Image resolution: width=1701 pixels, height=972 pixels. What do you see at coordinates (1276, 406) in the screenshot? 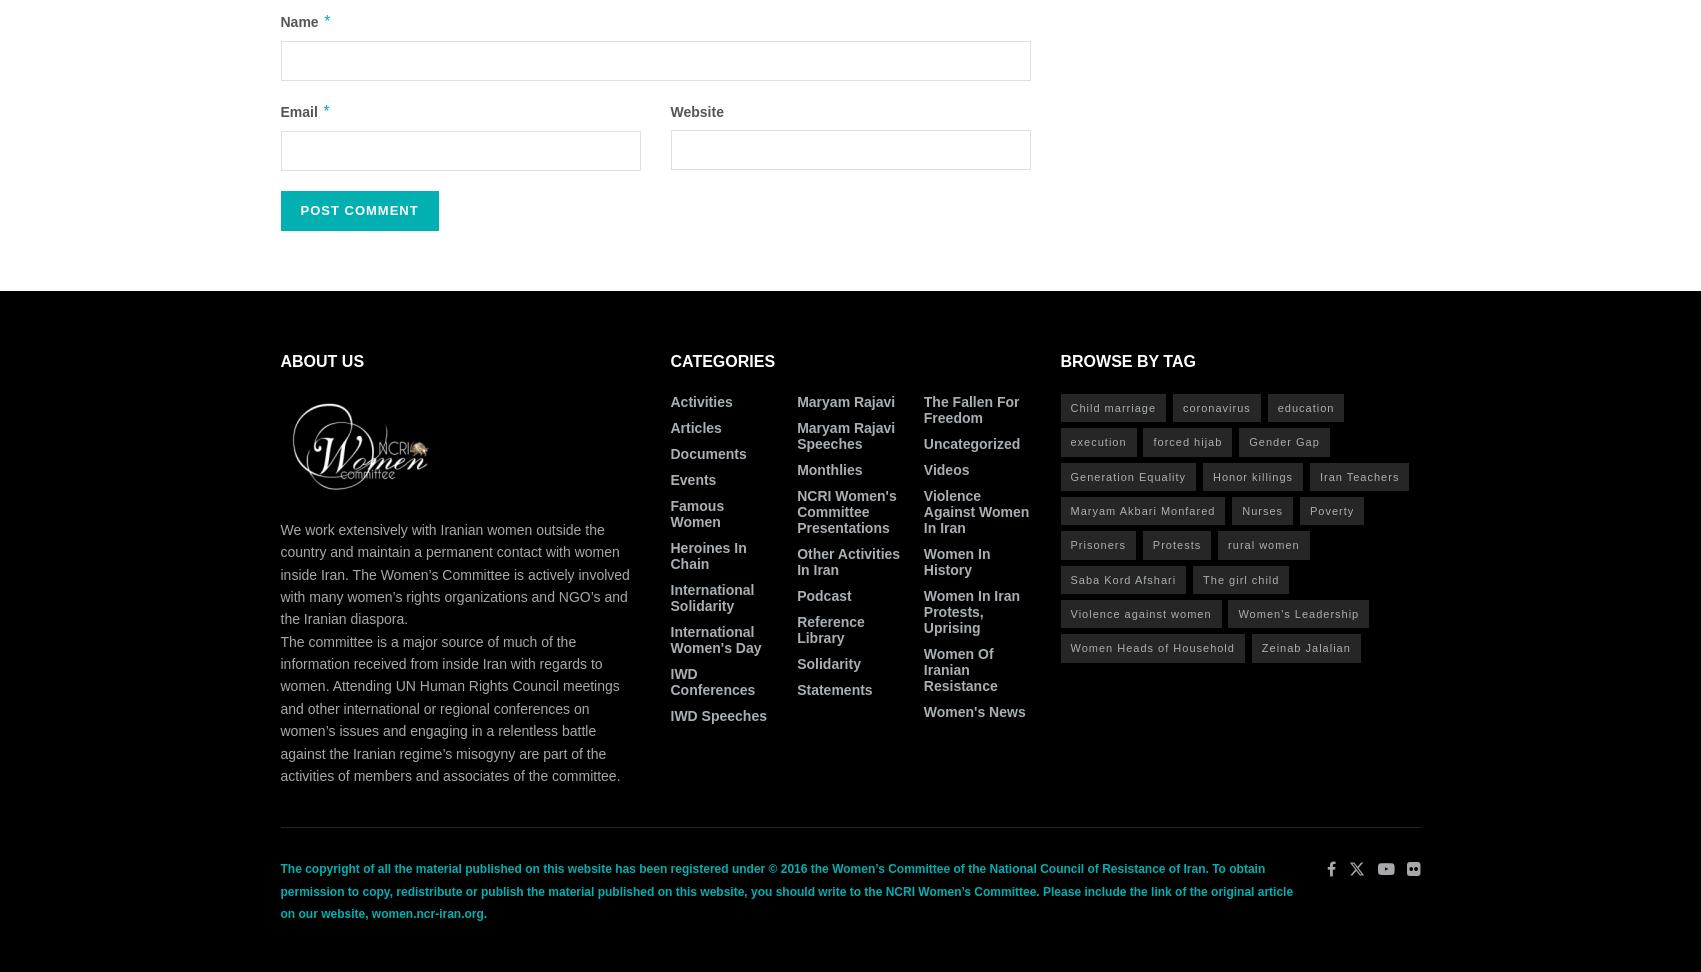
I see `'education'` at bounding box center [1276, 406].